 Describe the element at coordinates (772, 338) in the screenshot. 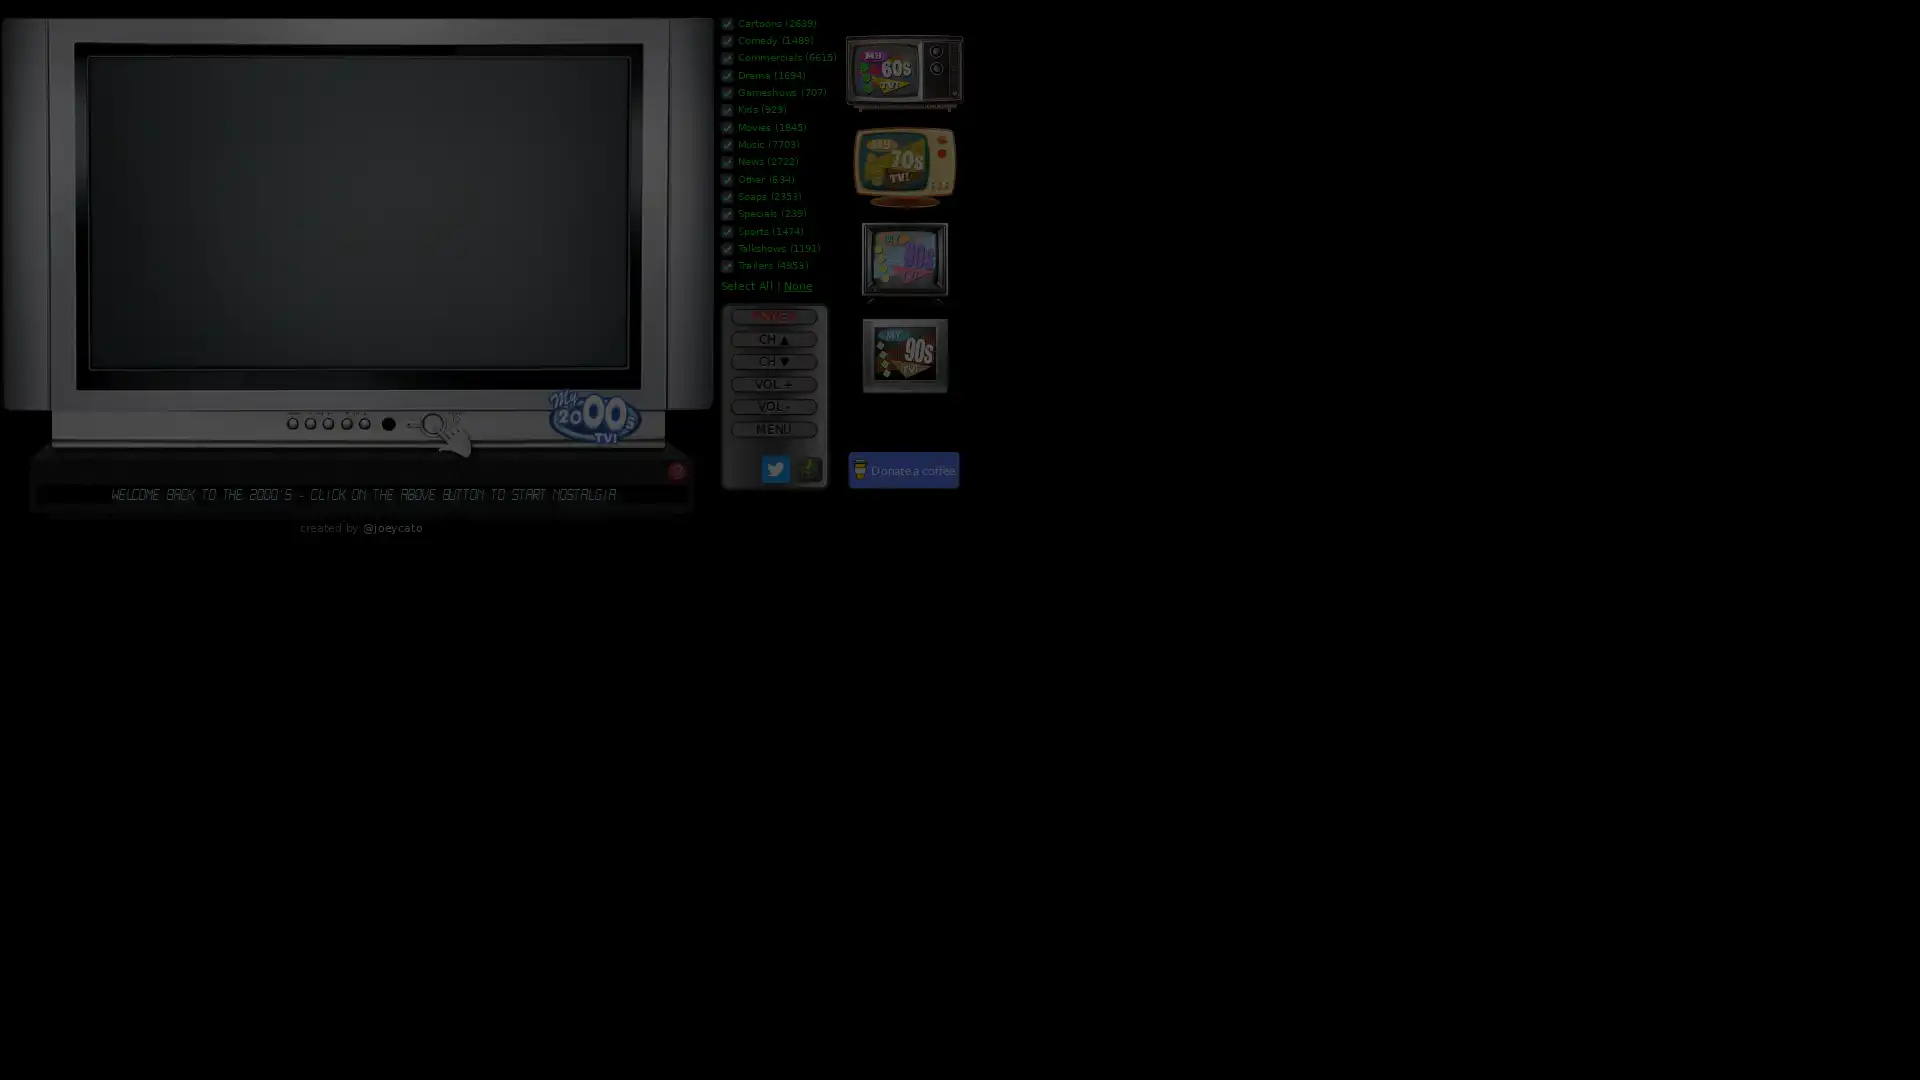

I see `CH` at that location.